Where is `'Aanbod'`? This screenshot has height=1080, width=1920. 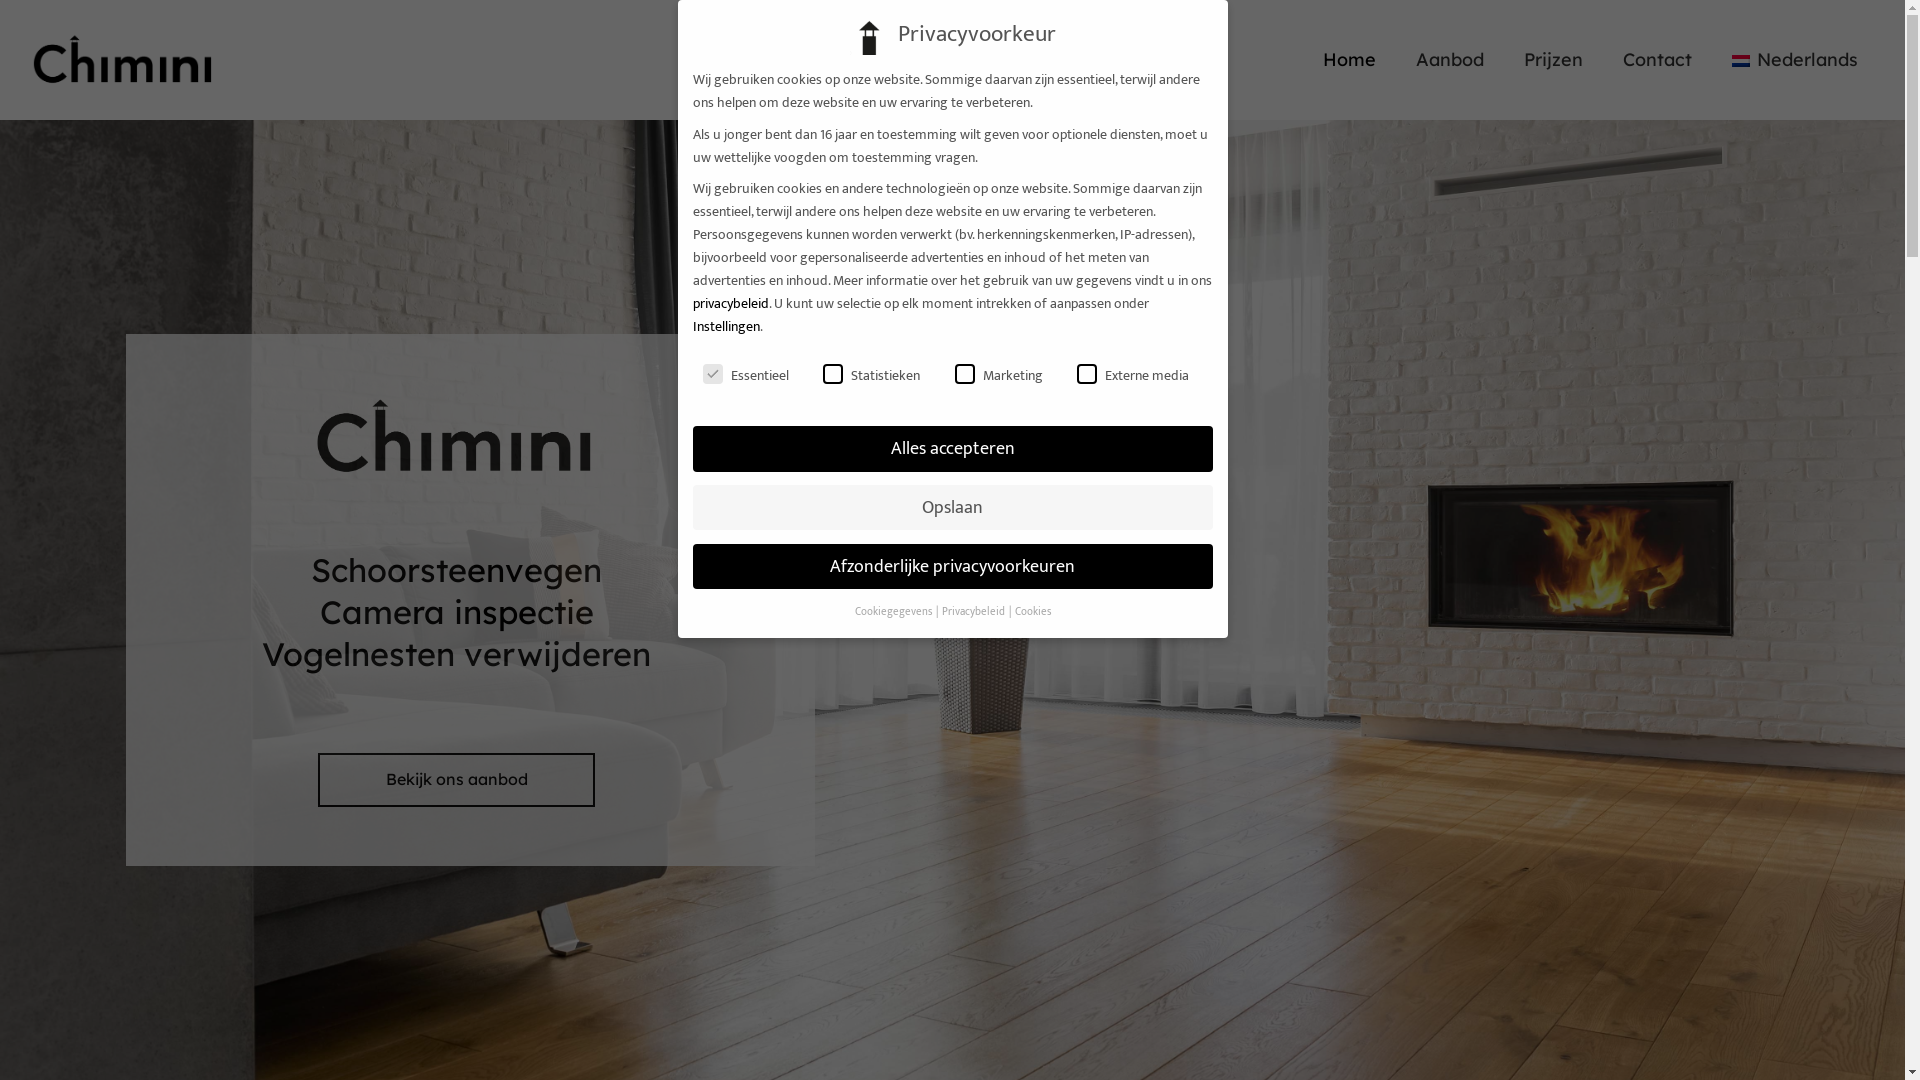
'Aanbod' is located at coordinates (1449, 59).